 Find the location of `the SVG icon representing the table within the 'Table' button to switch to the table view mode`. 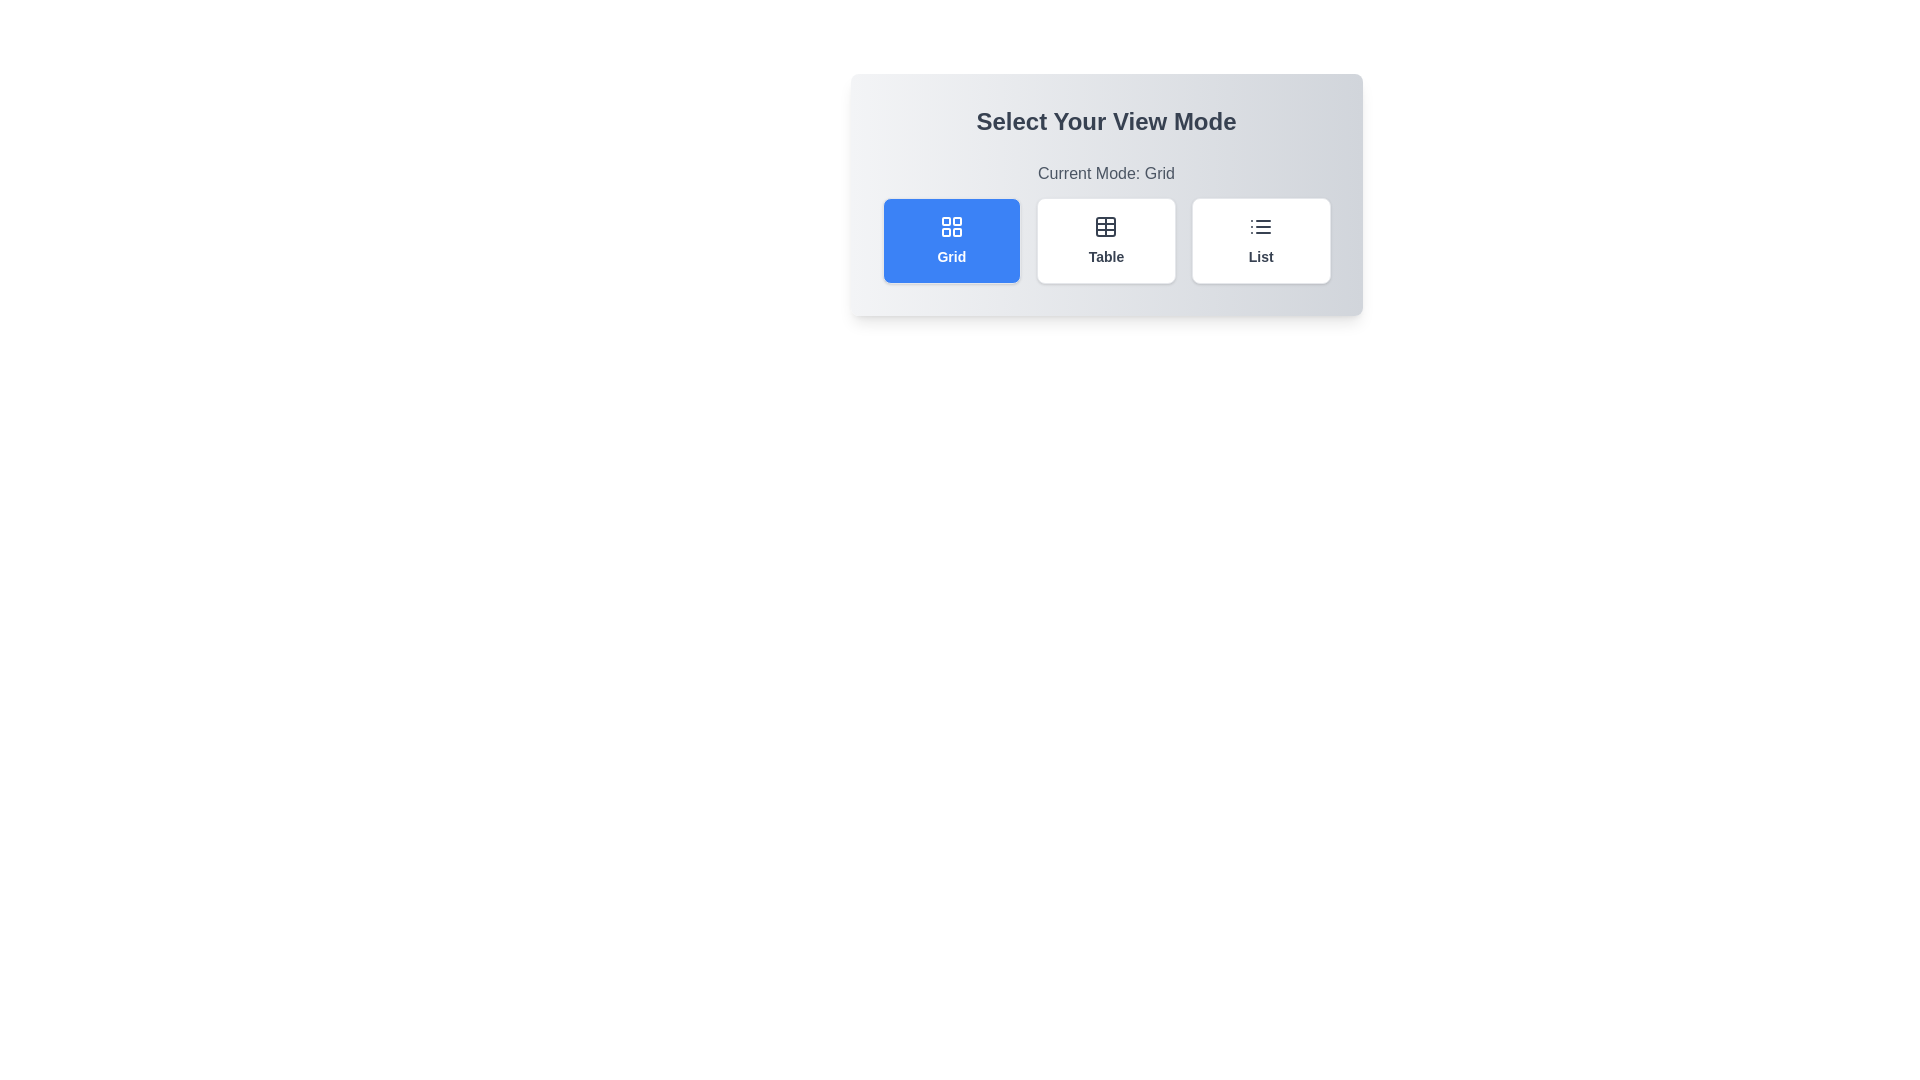

the SVG icon representing the table within the 'Table' button to switch to the table view mode is located at coordinates (1105, 226).